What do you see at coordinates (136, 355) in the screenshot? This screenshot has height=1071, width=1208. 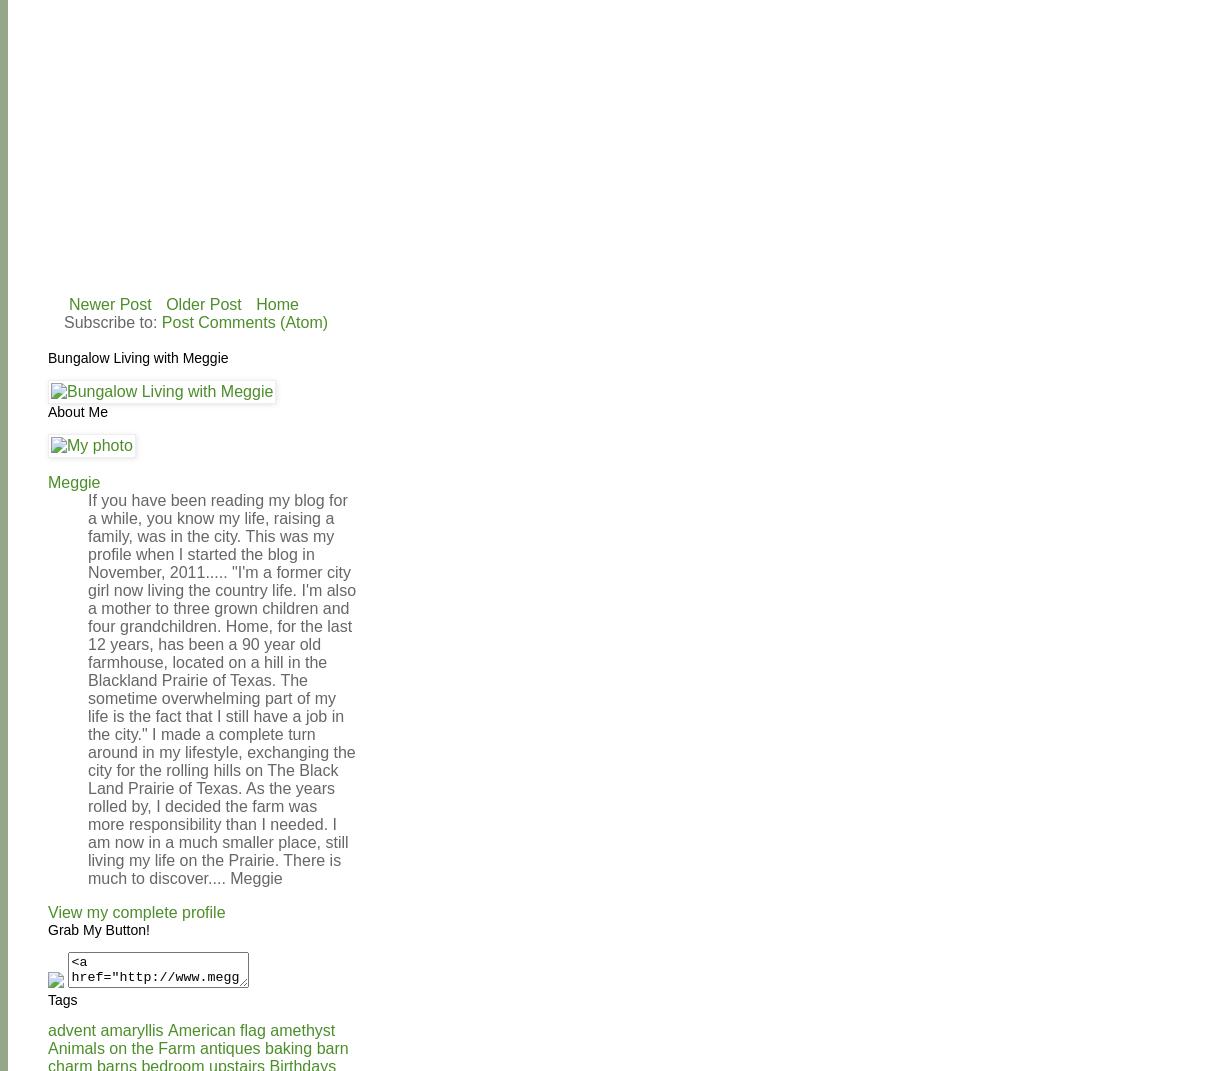 I see `'Bungalow Living with Meggie'` at bounding box center [136, 355].